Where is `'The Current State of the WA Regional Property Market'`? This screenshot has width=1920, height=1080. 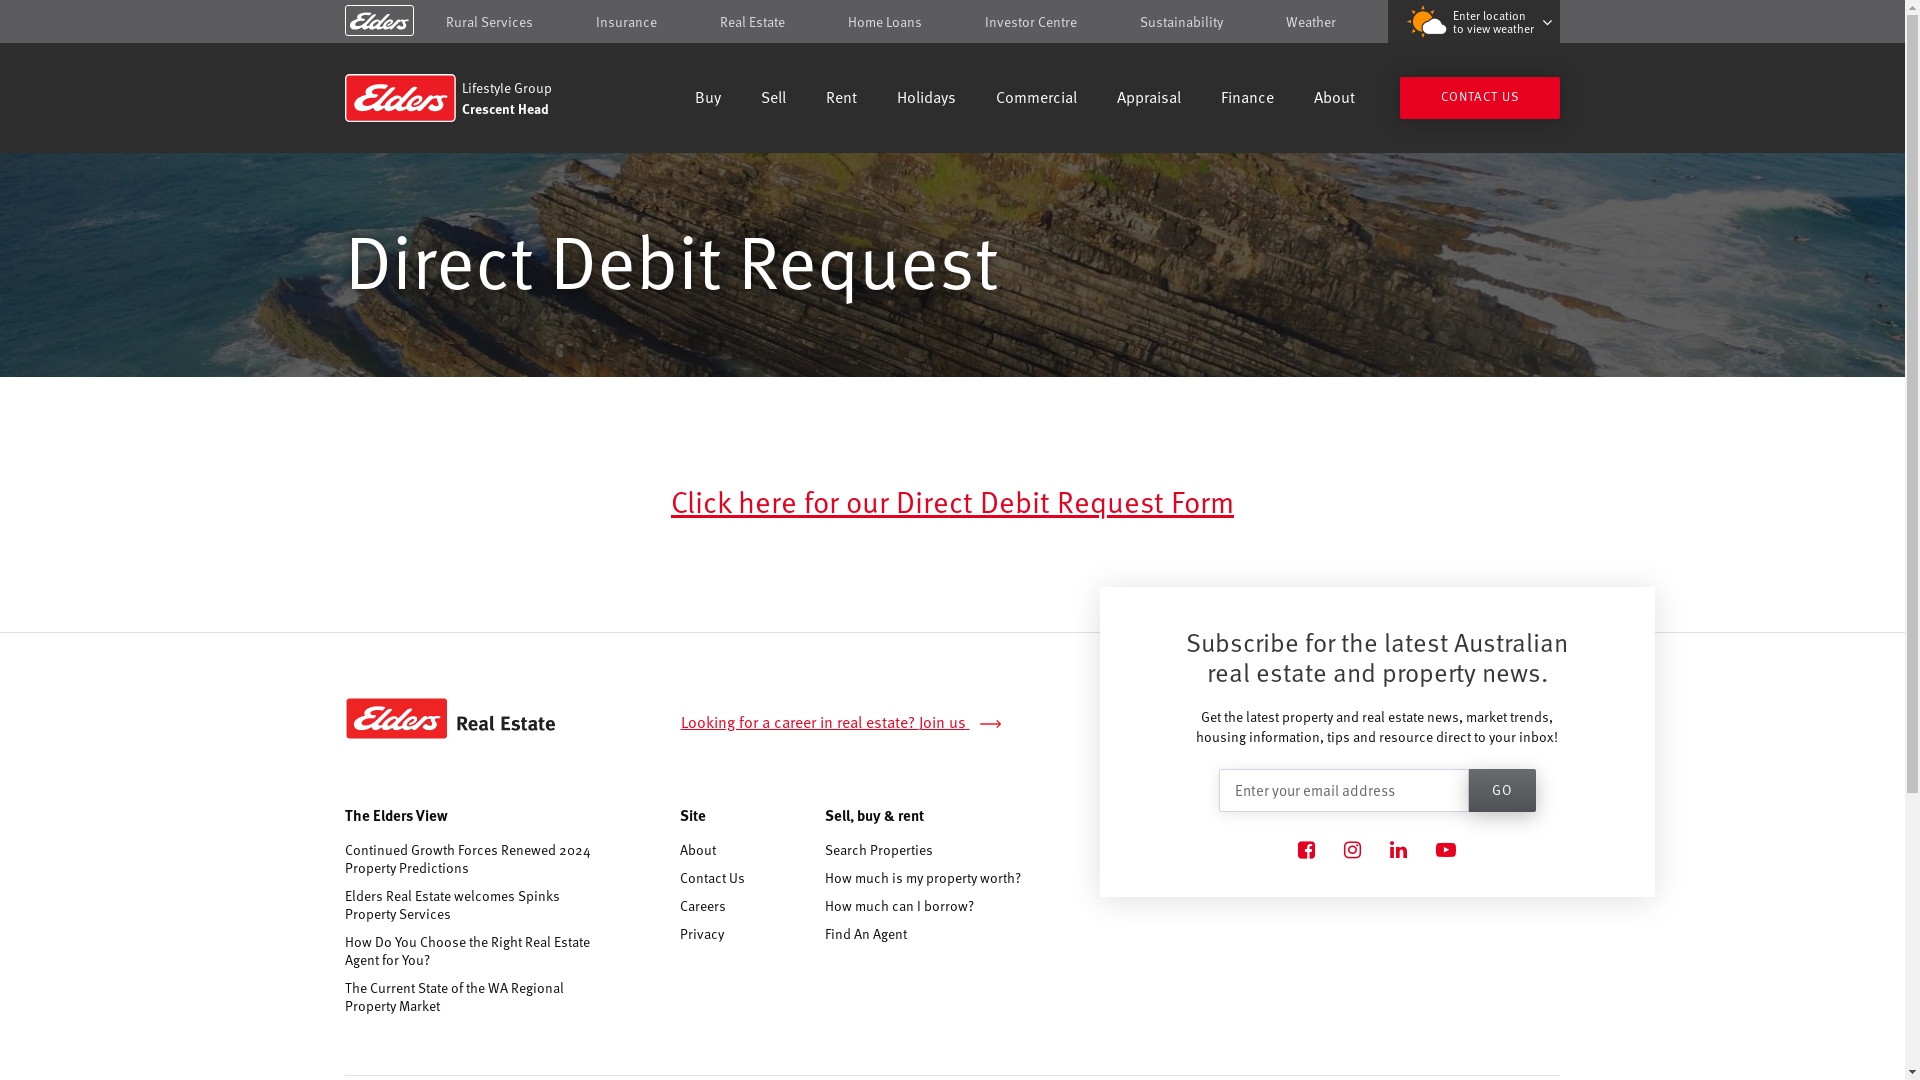 'The Current State of the WA Regional Property Market' is located at coordinates (471, 996).